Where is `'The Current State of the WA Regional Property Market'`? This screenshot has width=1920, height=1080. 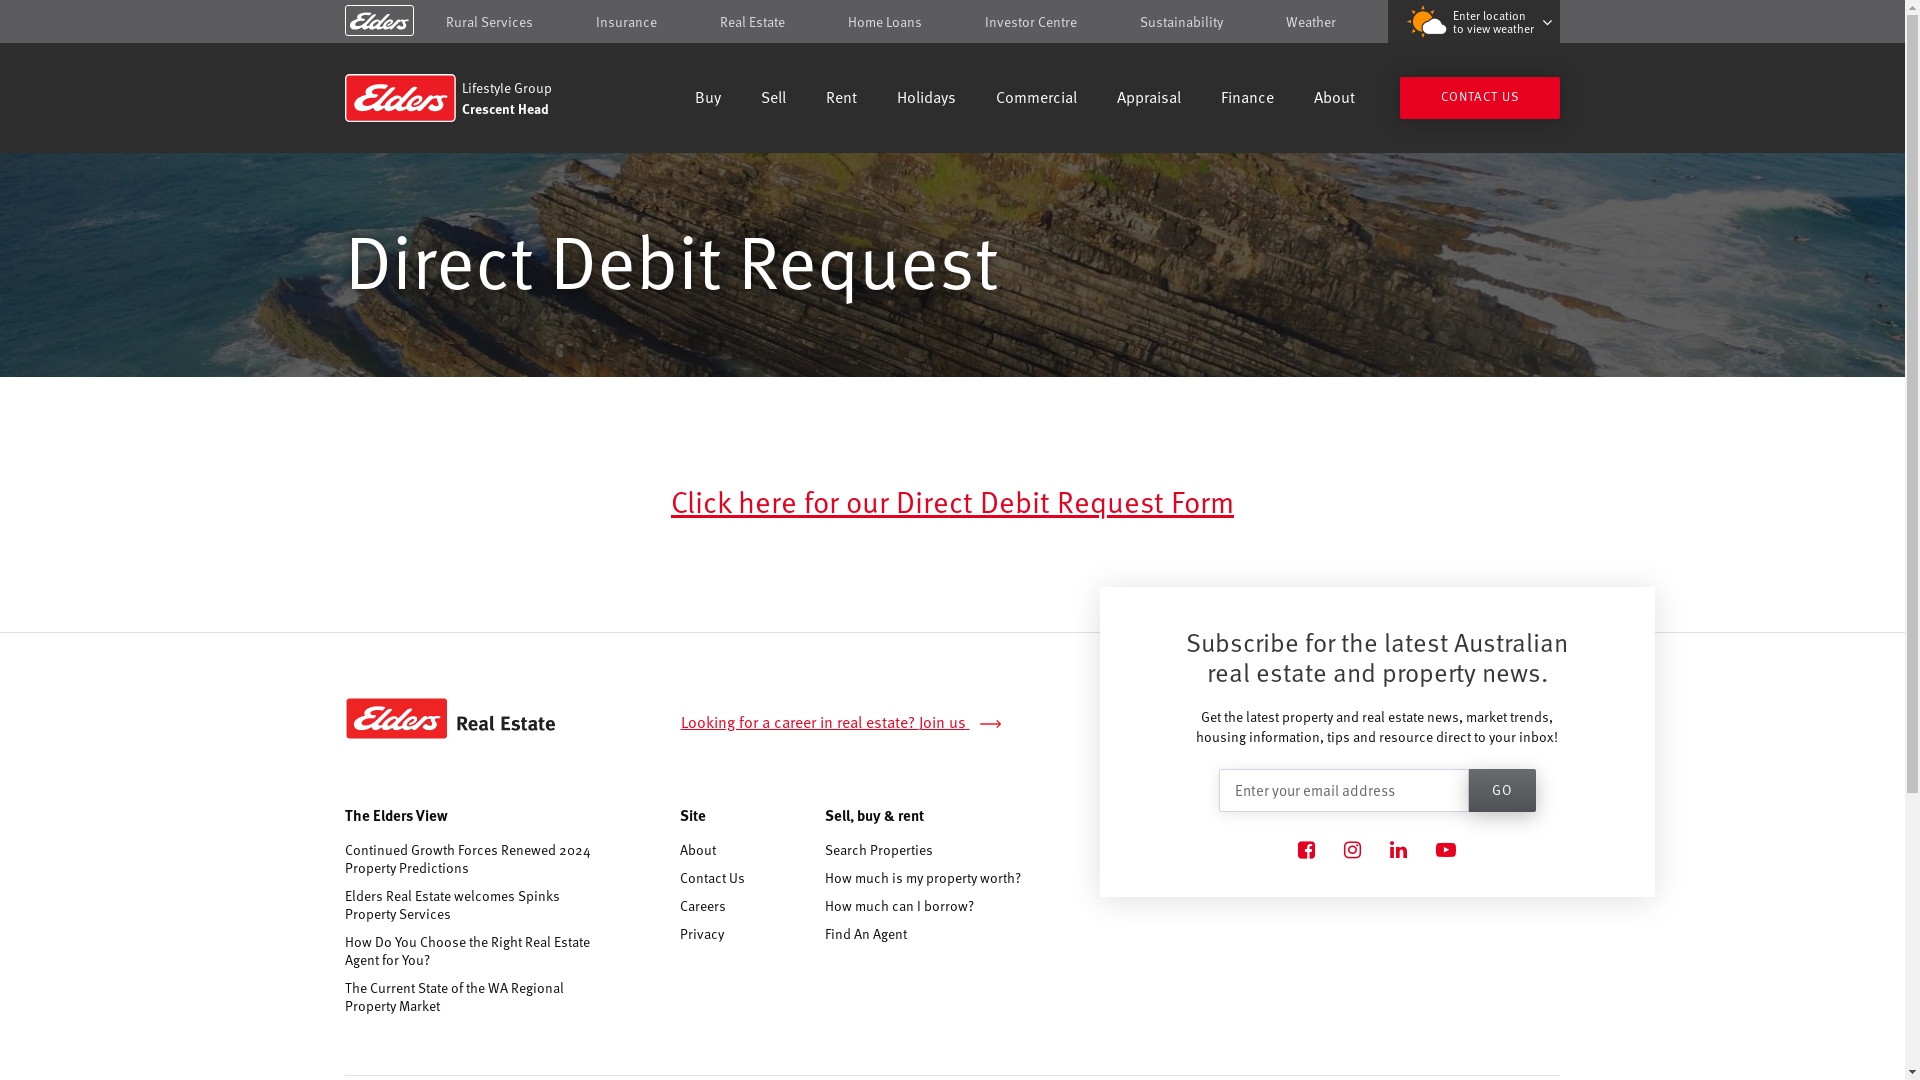 'The Current State of the WA Regional Property Market' is located at coordinates (471, 996).